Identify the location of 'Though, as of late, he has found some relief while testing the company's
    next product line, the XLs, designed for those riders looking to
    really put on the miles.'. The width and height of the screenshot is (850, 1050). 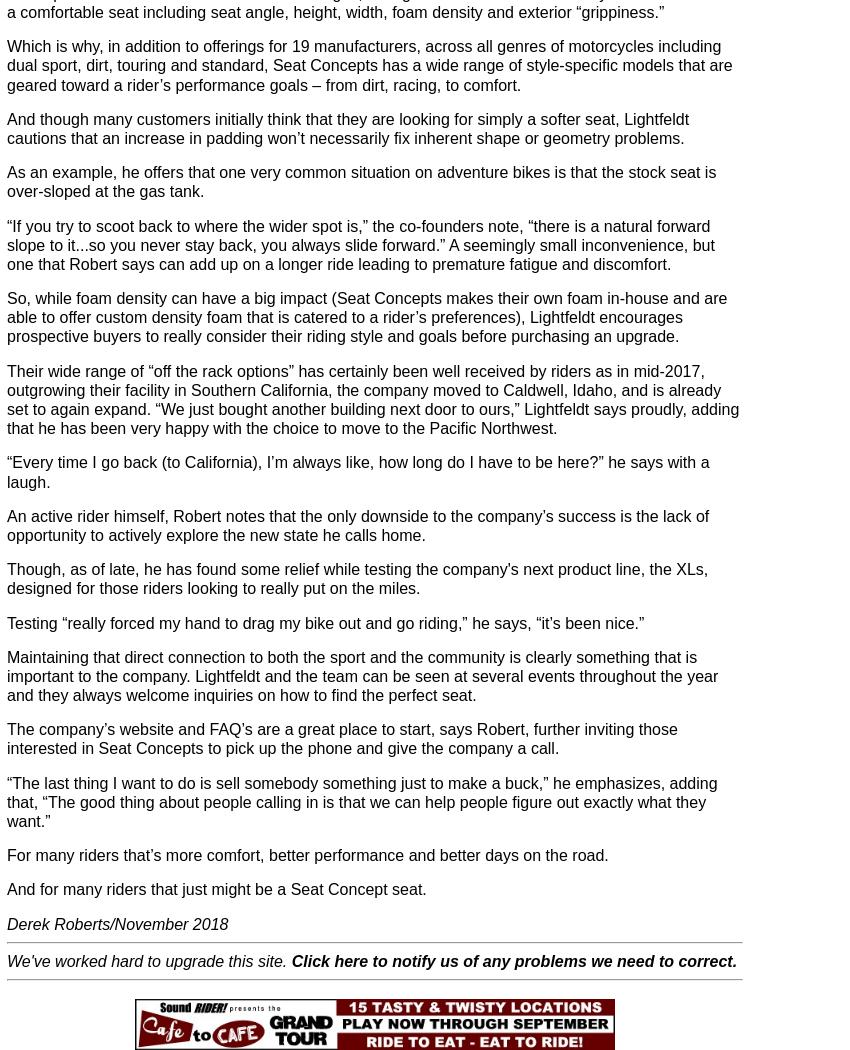
(356, 577).